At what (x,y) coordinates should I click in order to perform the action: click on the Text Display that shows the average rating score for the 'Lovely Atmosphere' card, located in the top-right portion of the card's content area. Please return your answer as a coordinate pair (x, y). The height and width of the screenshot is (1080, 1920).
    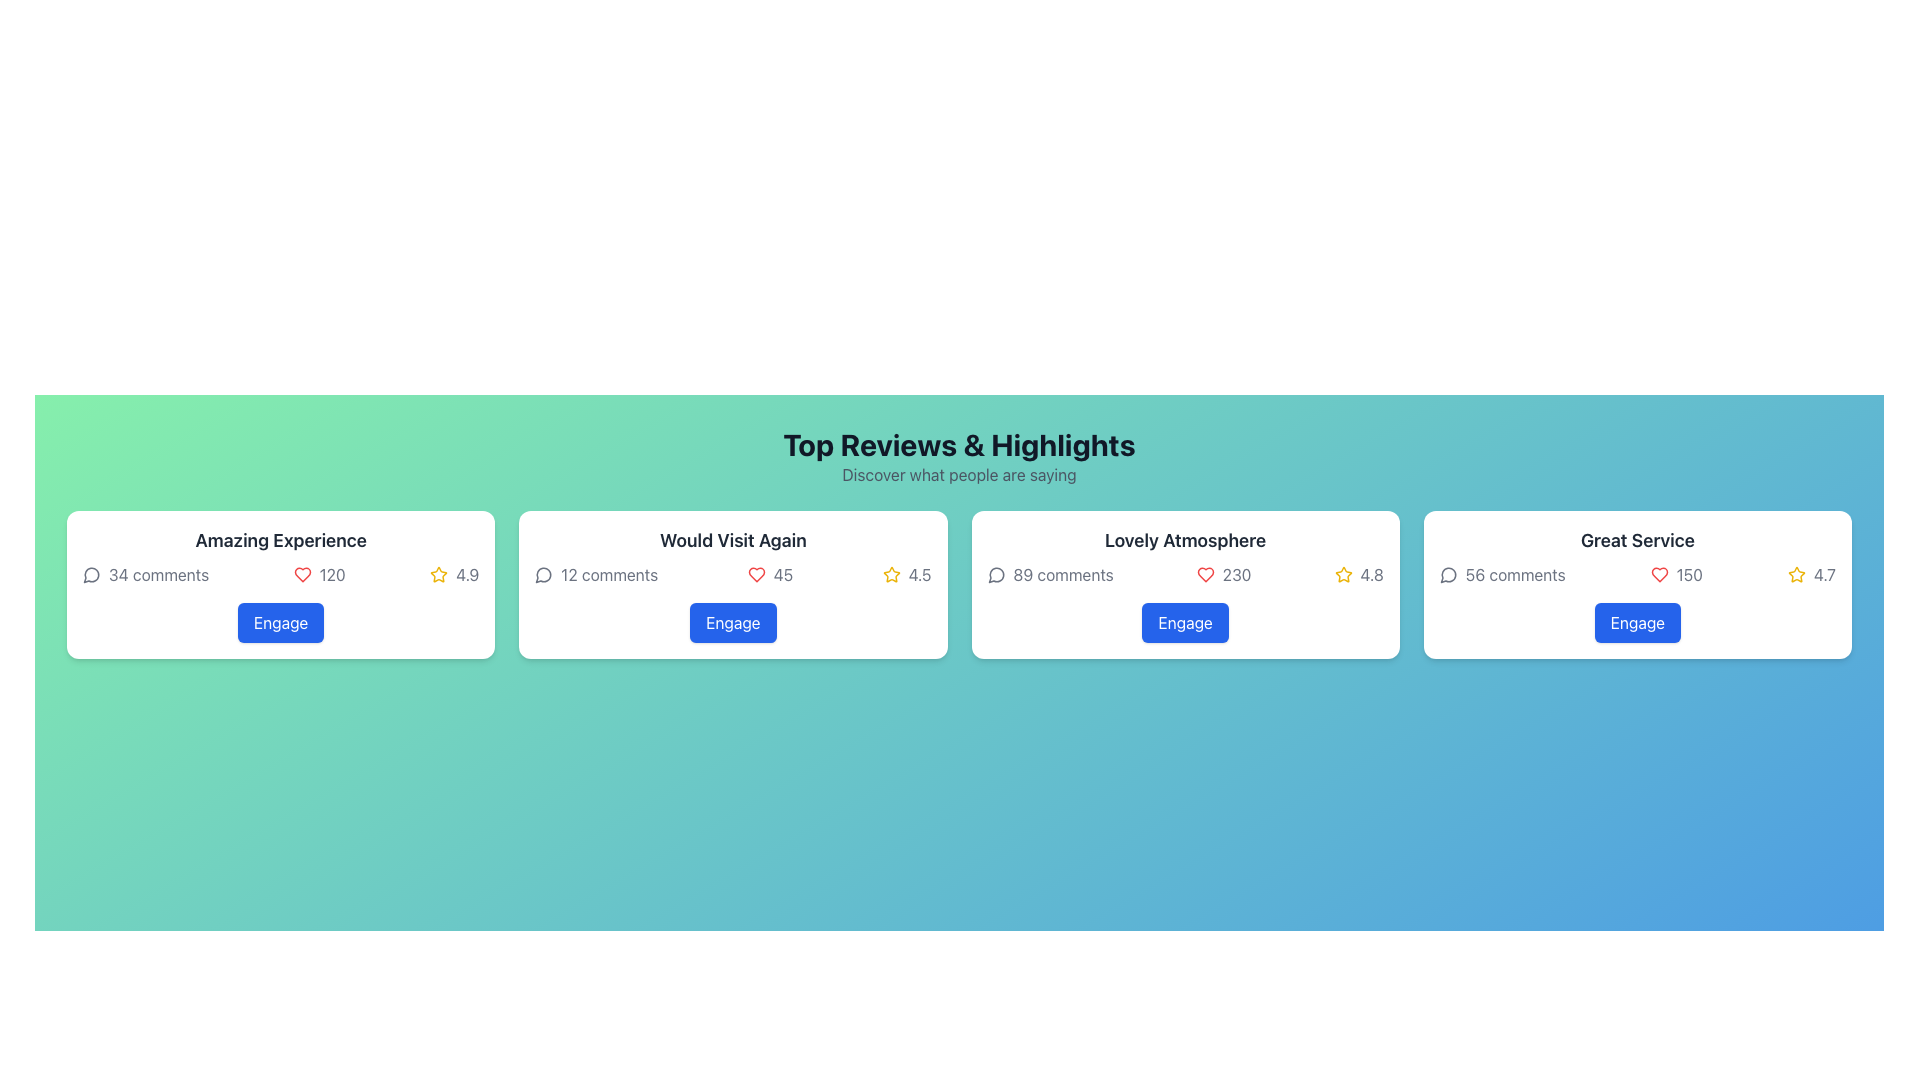
    Looking at the image, I should click on (1371, 574).